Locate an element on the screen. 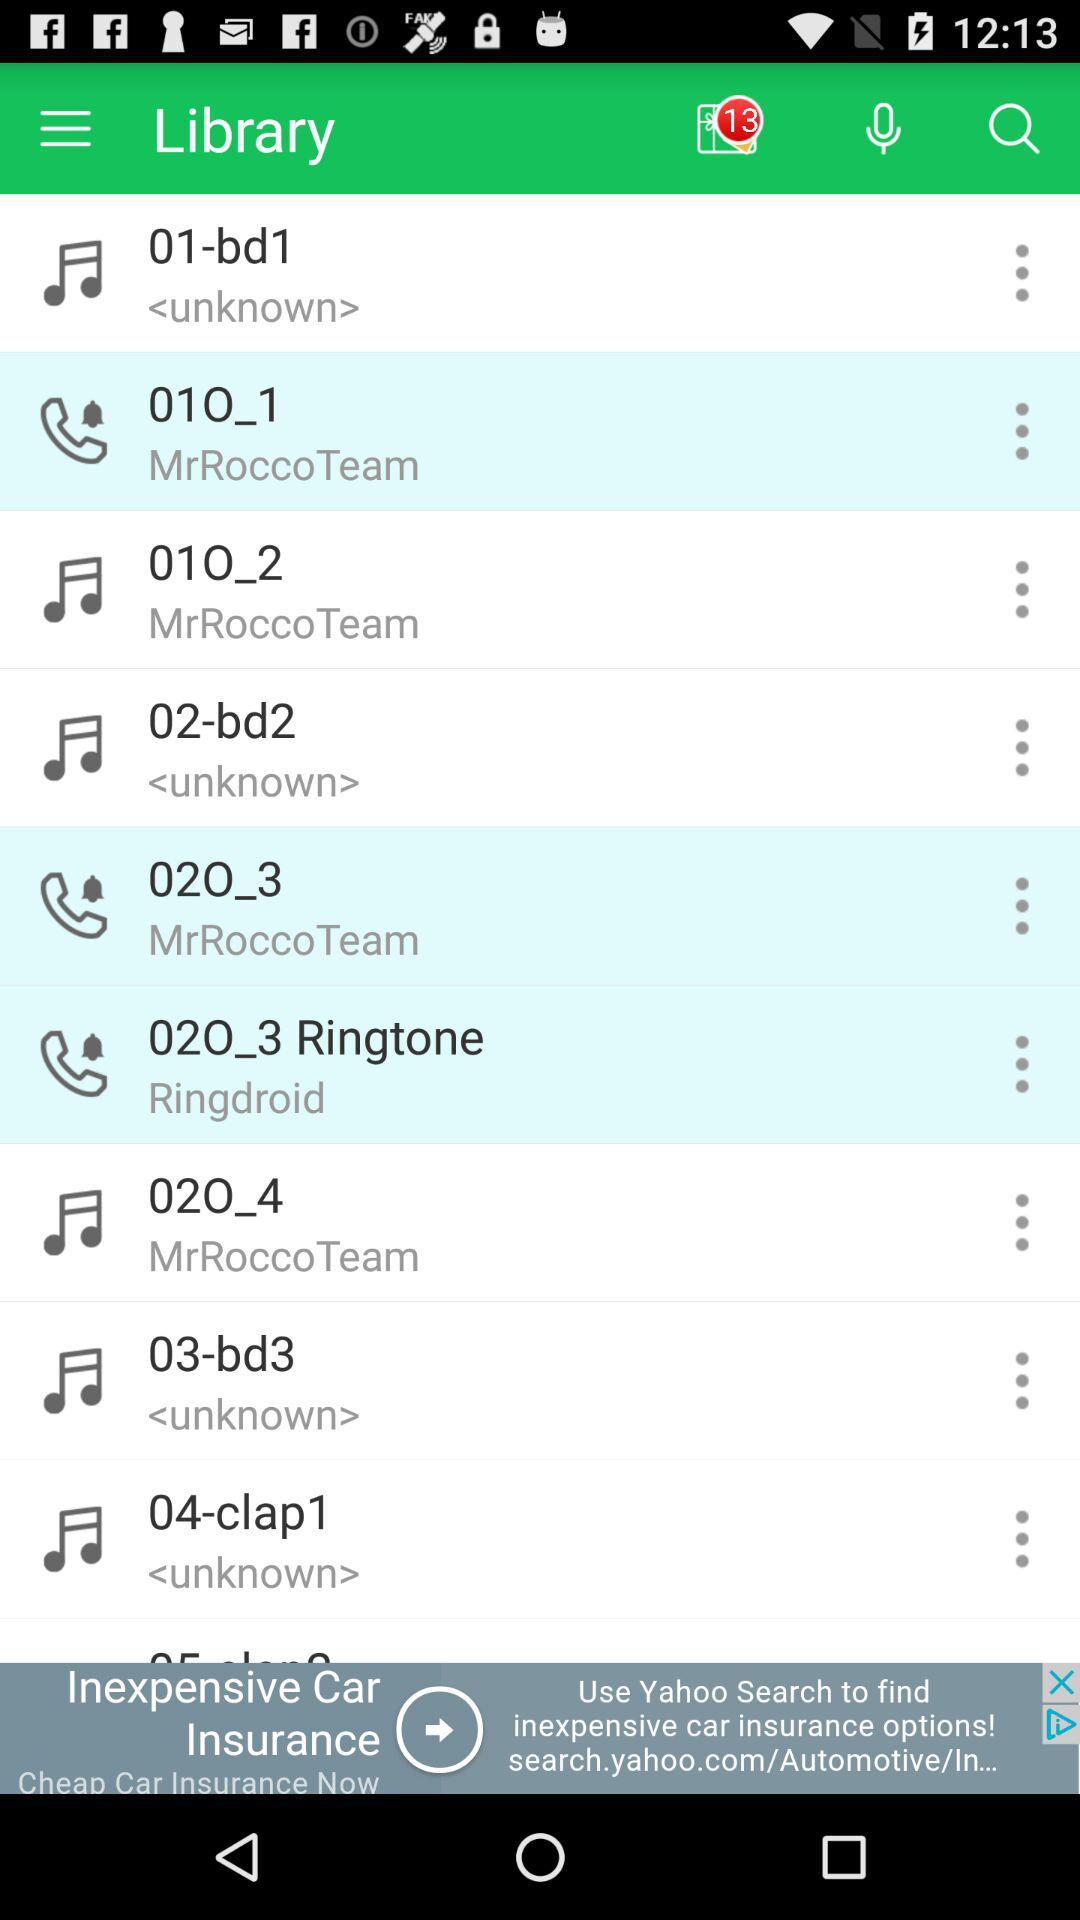 Image resolution: width=1080 pixels, height=1920 pixels. the advertisement is located at coordinates (540, 1727).